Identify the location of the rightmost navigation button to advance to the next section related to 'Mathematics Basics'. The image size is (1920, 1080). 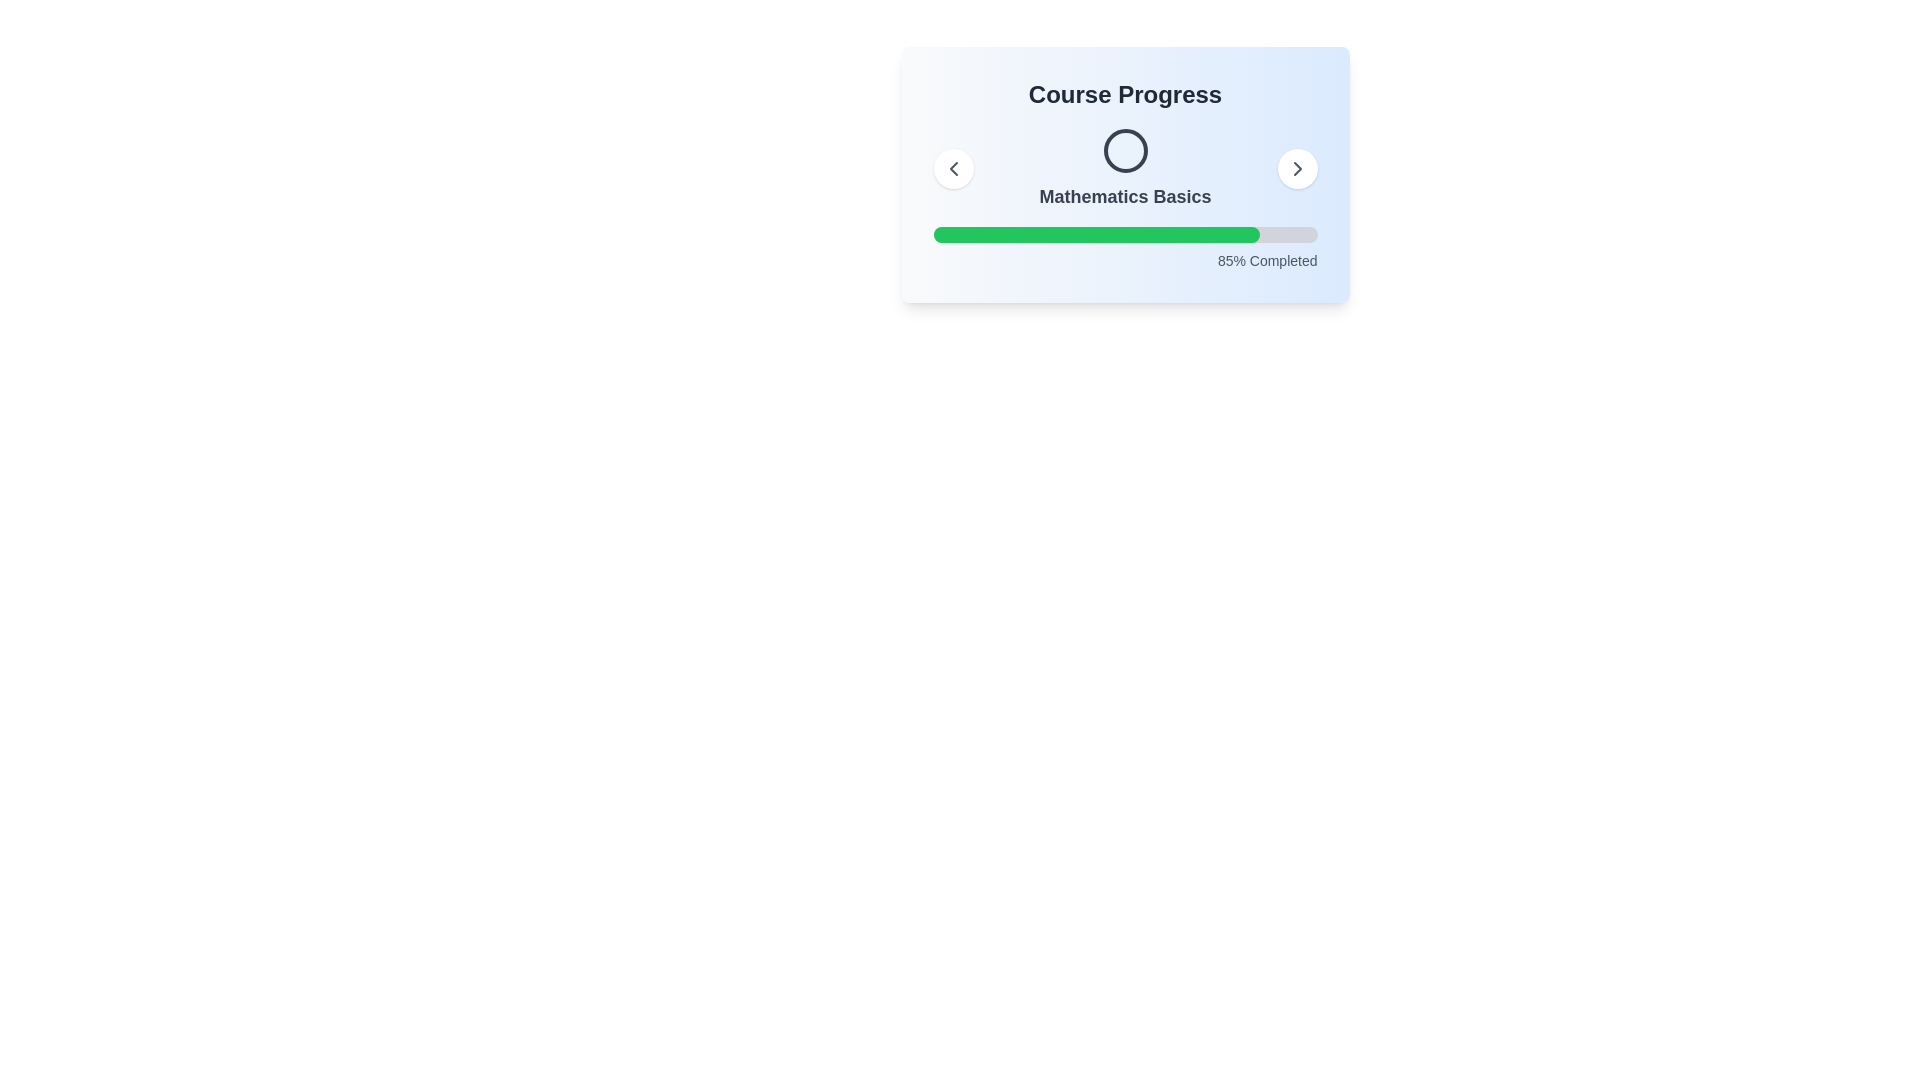
(1297, 168).